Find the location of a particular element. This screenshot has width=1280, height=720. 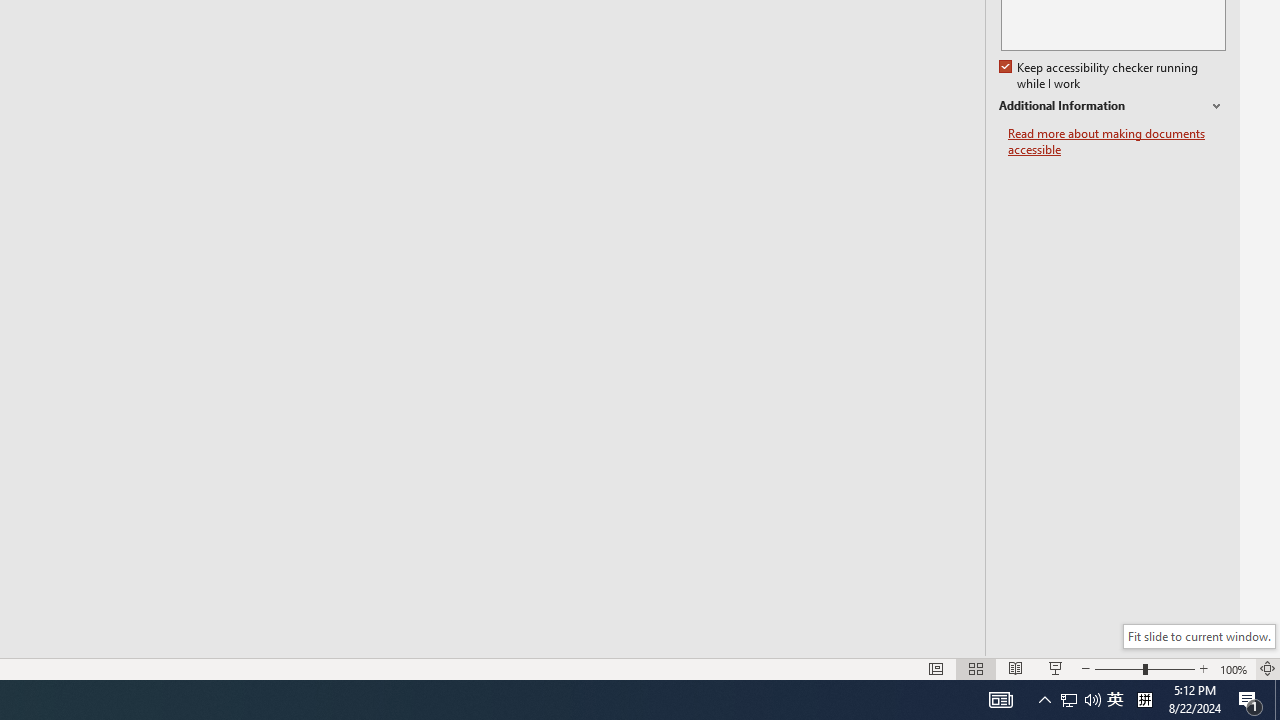

'Zoom 100%' is located at coordinates (1233, 669).